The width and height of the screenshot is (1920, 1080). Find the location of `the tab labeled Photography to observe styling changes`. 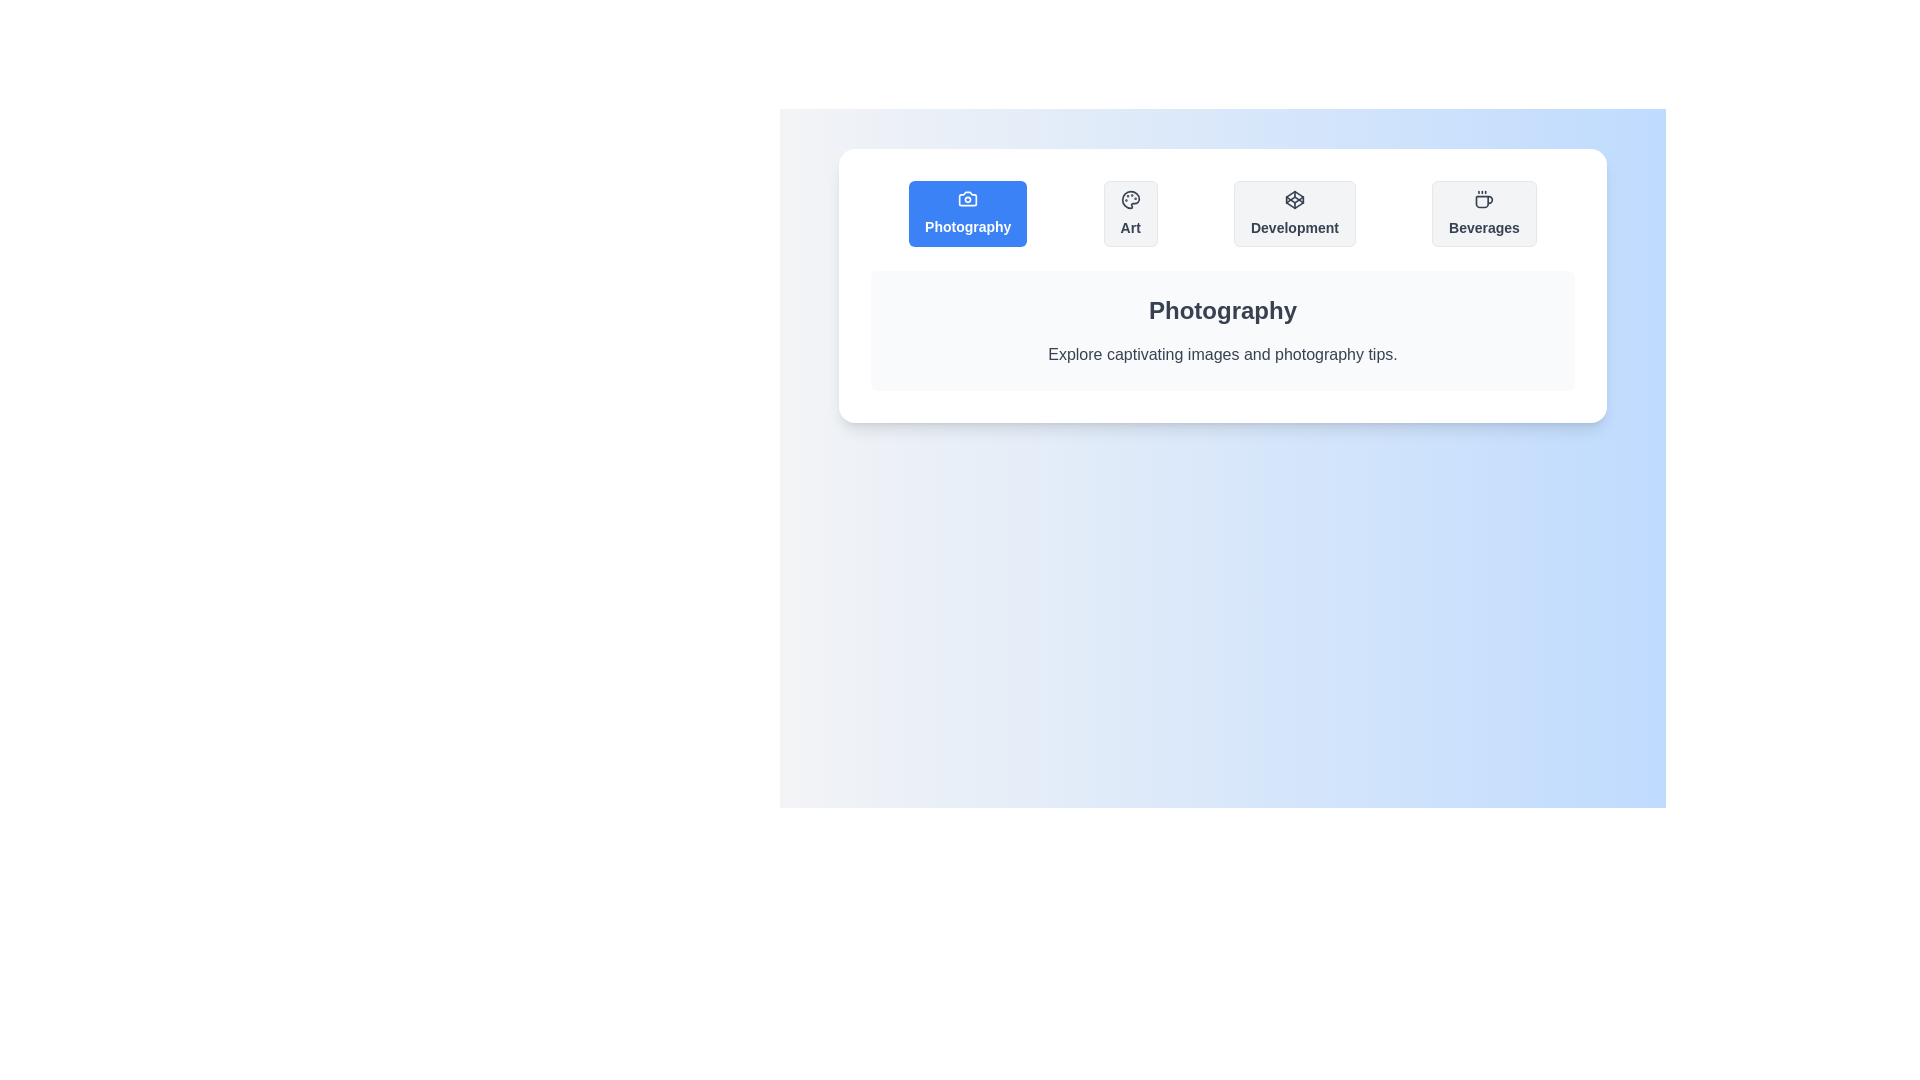

the tab labeled Photography to observe styling changes is located at coordinates (968, 213).